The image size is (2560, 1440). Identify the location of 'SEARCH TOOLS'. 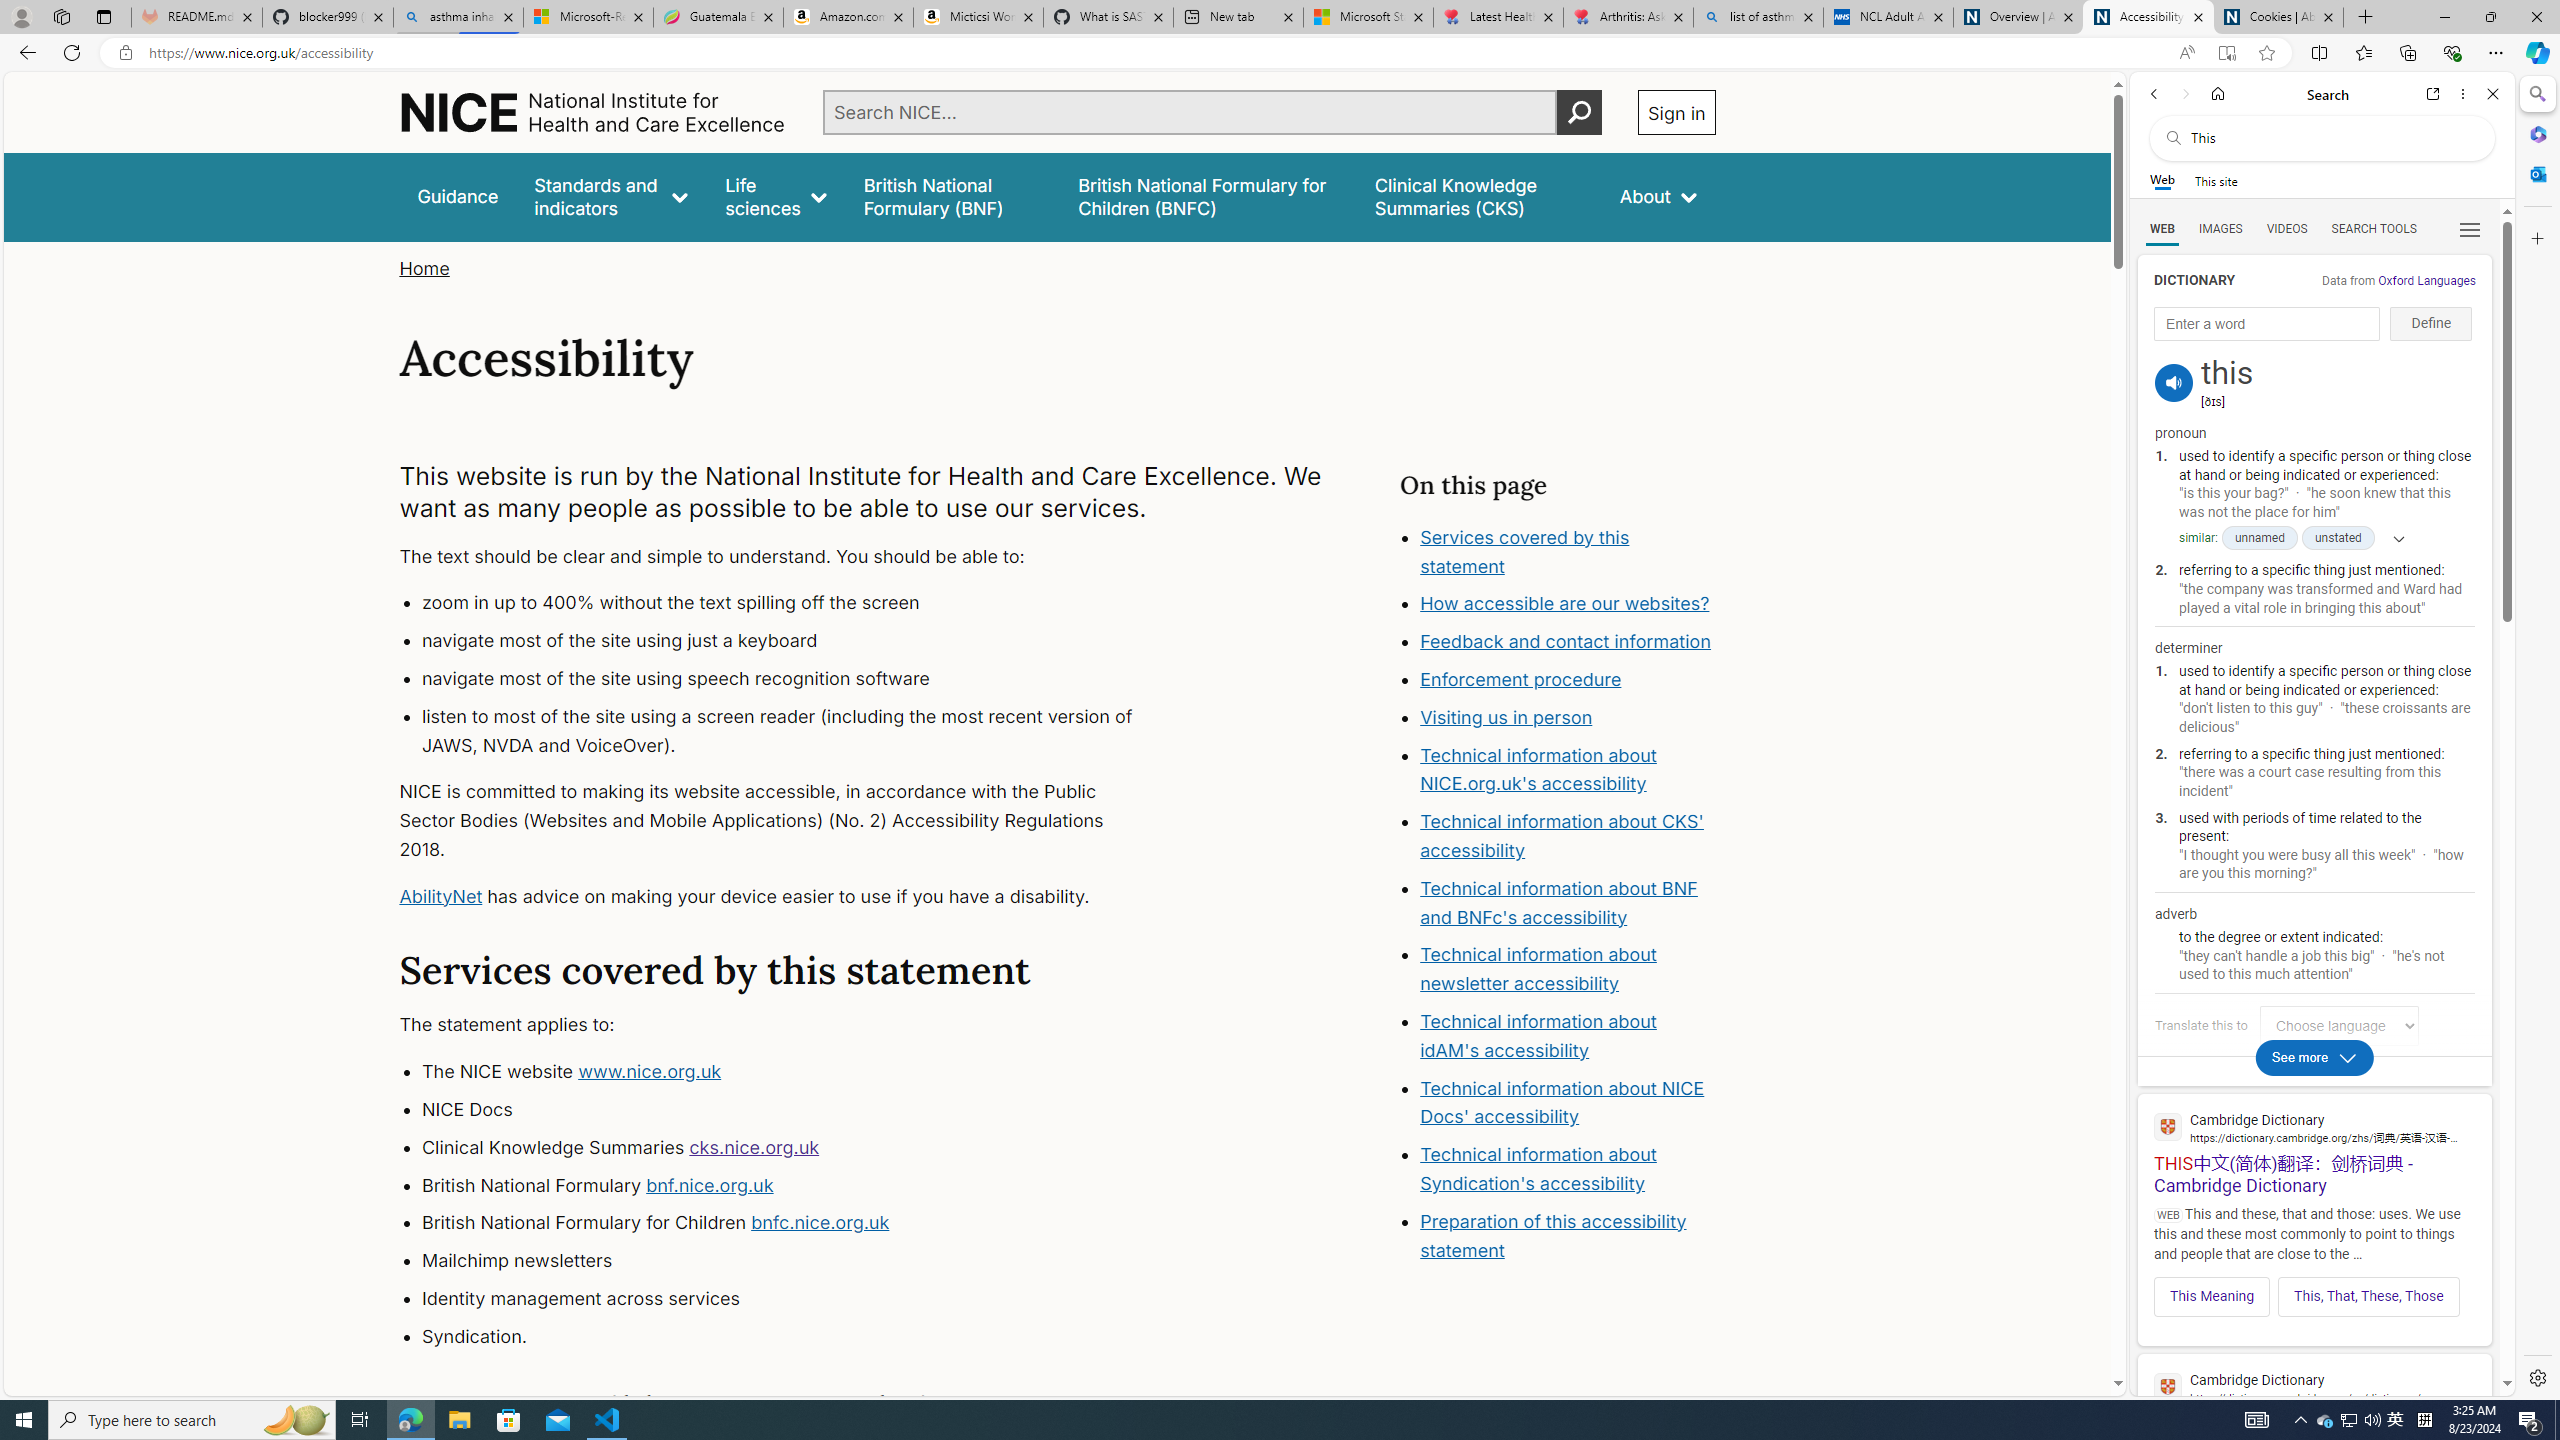
(2373, 229).